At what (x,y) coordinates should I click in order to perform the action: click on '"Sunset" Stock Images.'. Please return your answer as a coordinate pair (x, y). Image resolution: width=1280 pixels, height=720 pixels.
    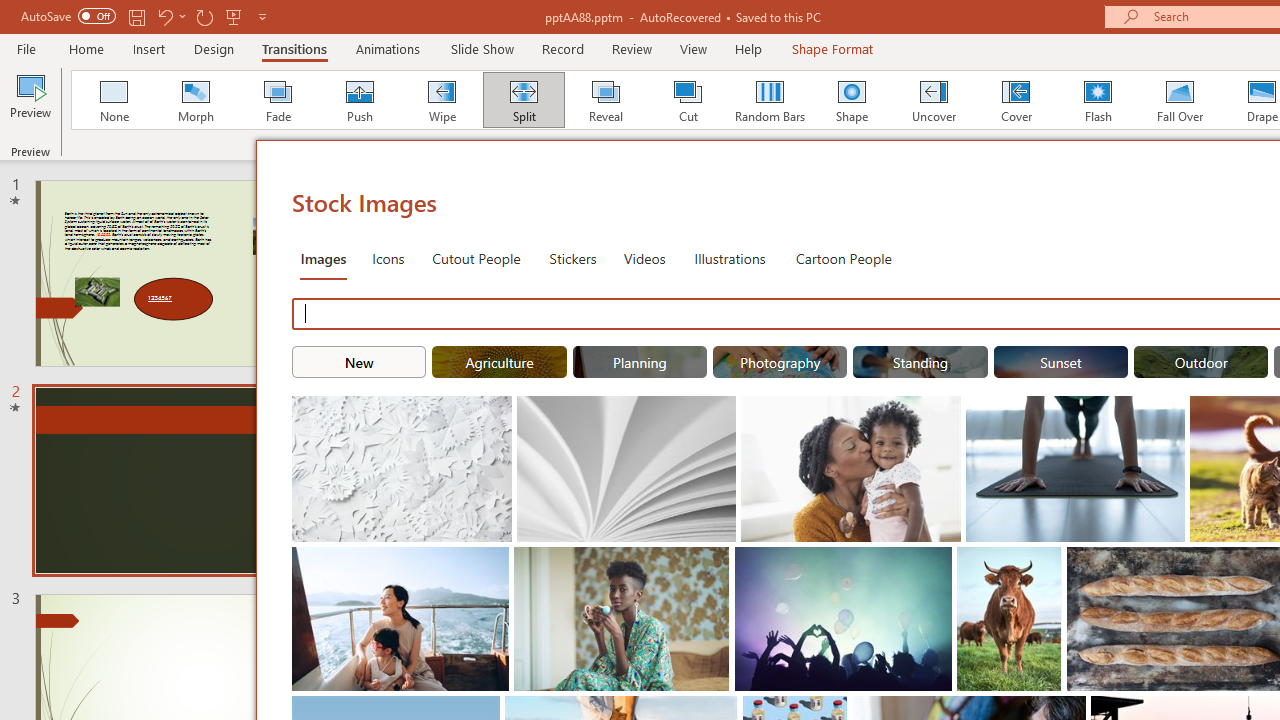
    Looking at the image, I should click on (1060, 362).